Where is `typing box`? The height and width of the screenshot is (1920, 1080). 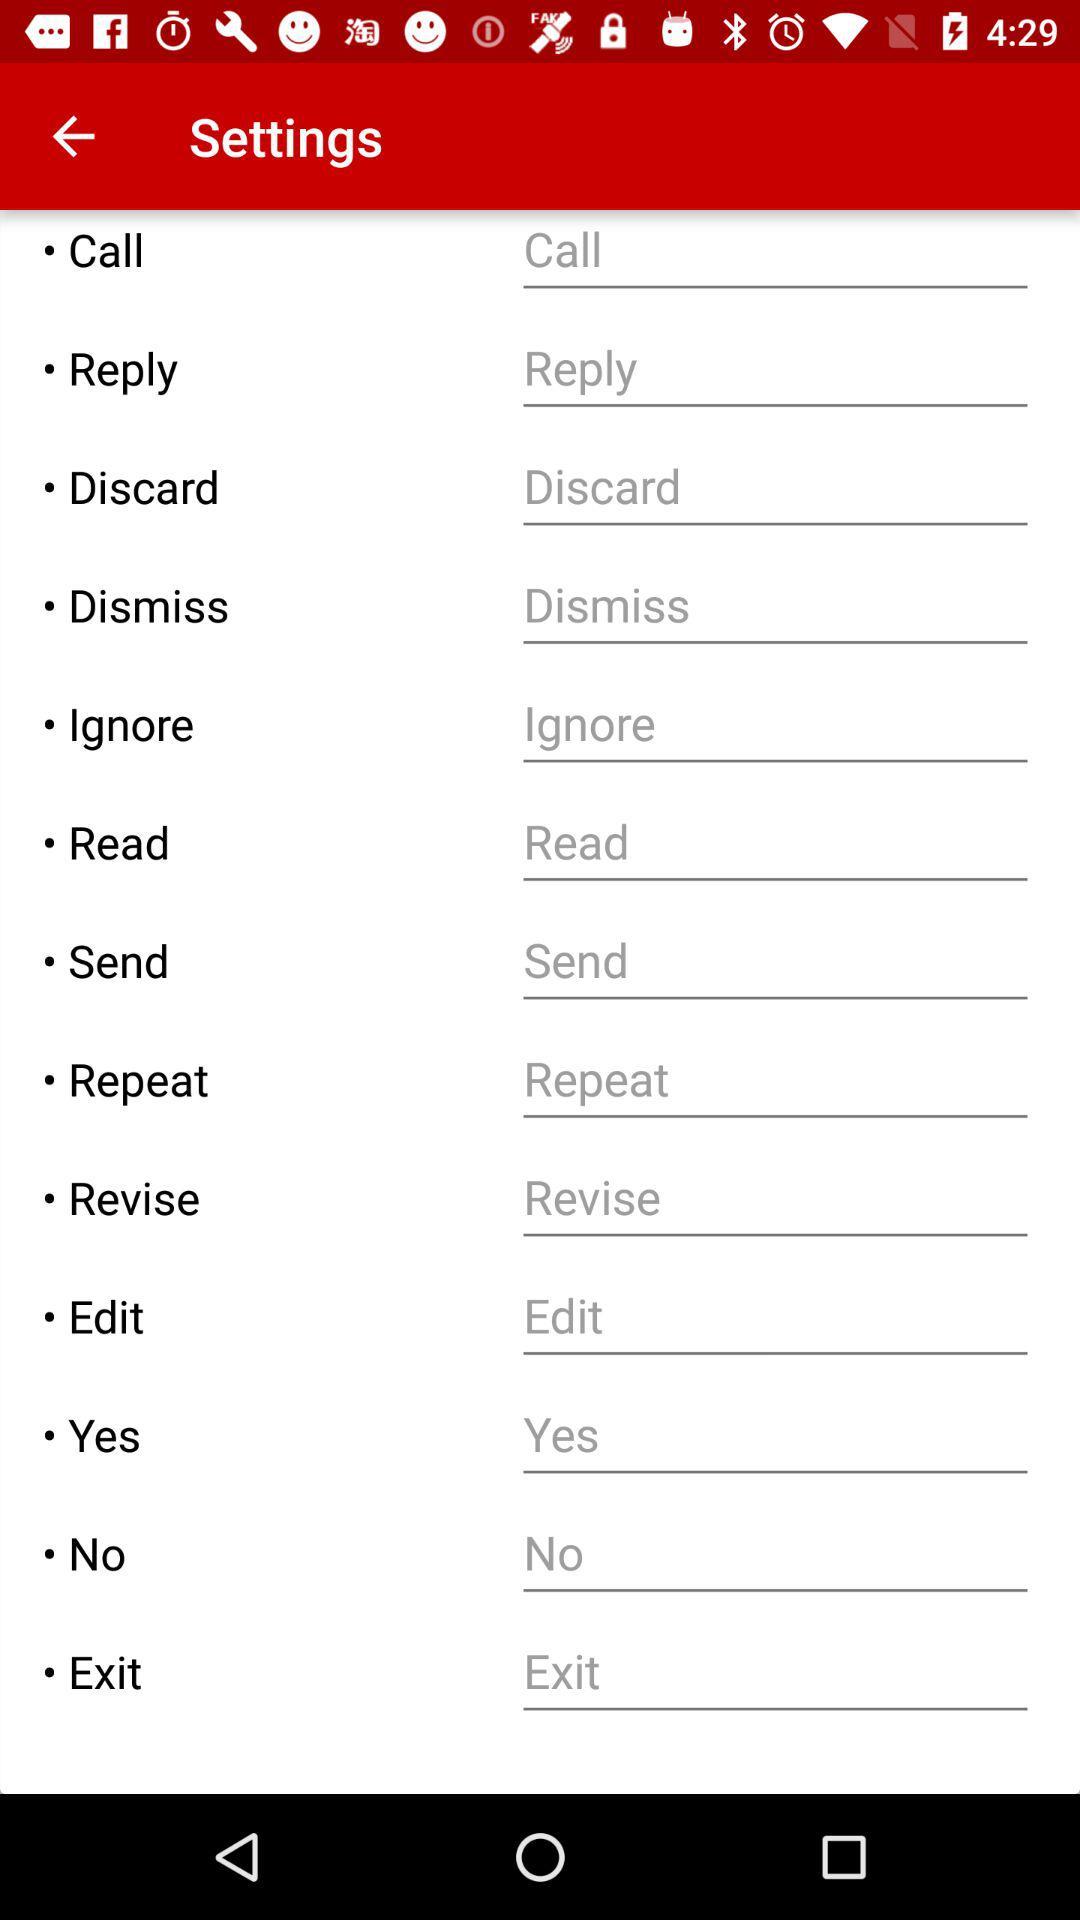
typing box is located at coordinates (774, 486).